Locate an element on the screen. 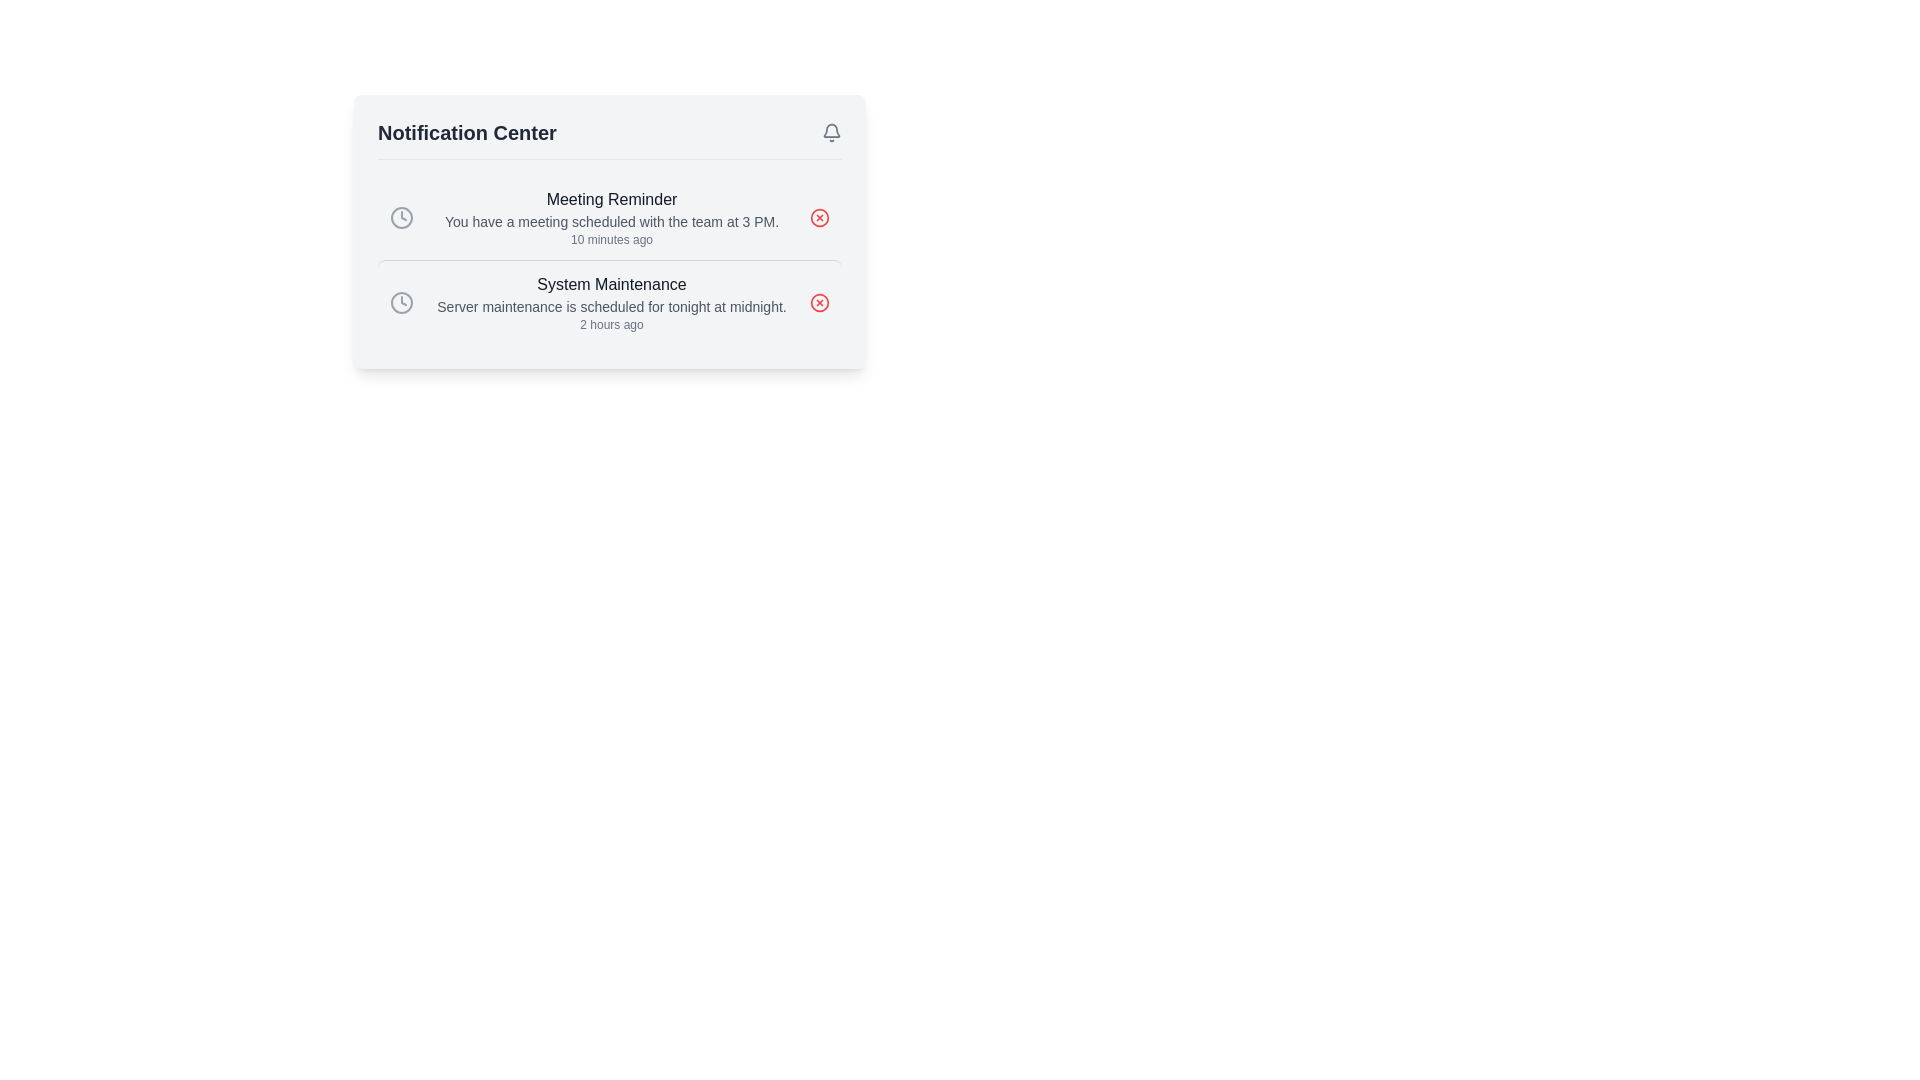 This screenshot has width=1920, height=1080. the static text displaying '10 minutes ago', which is styled in a small gray font and located below the main text of the 'Meeting Reminder' notification is located at coordinates (610, 238).